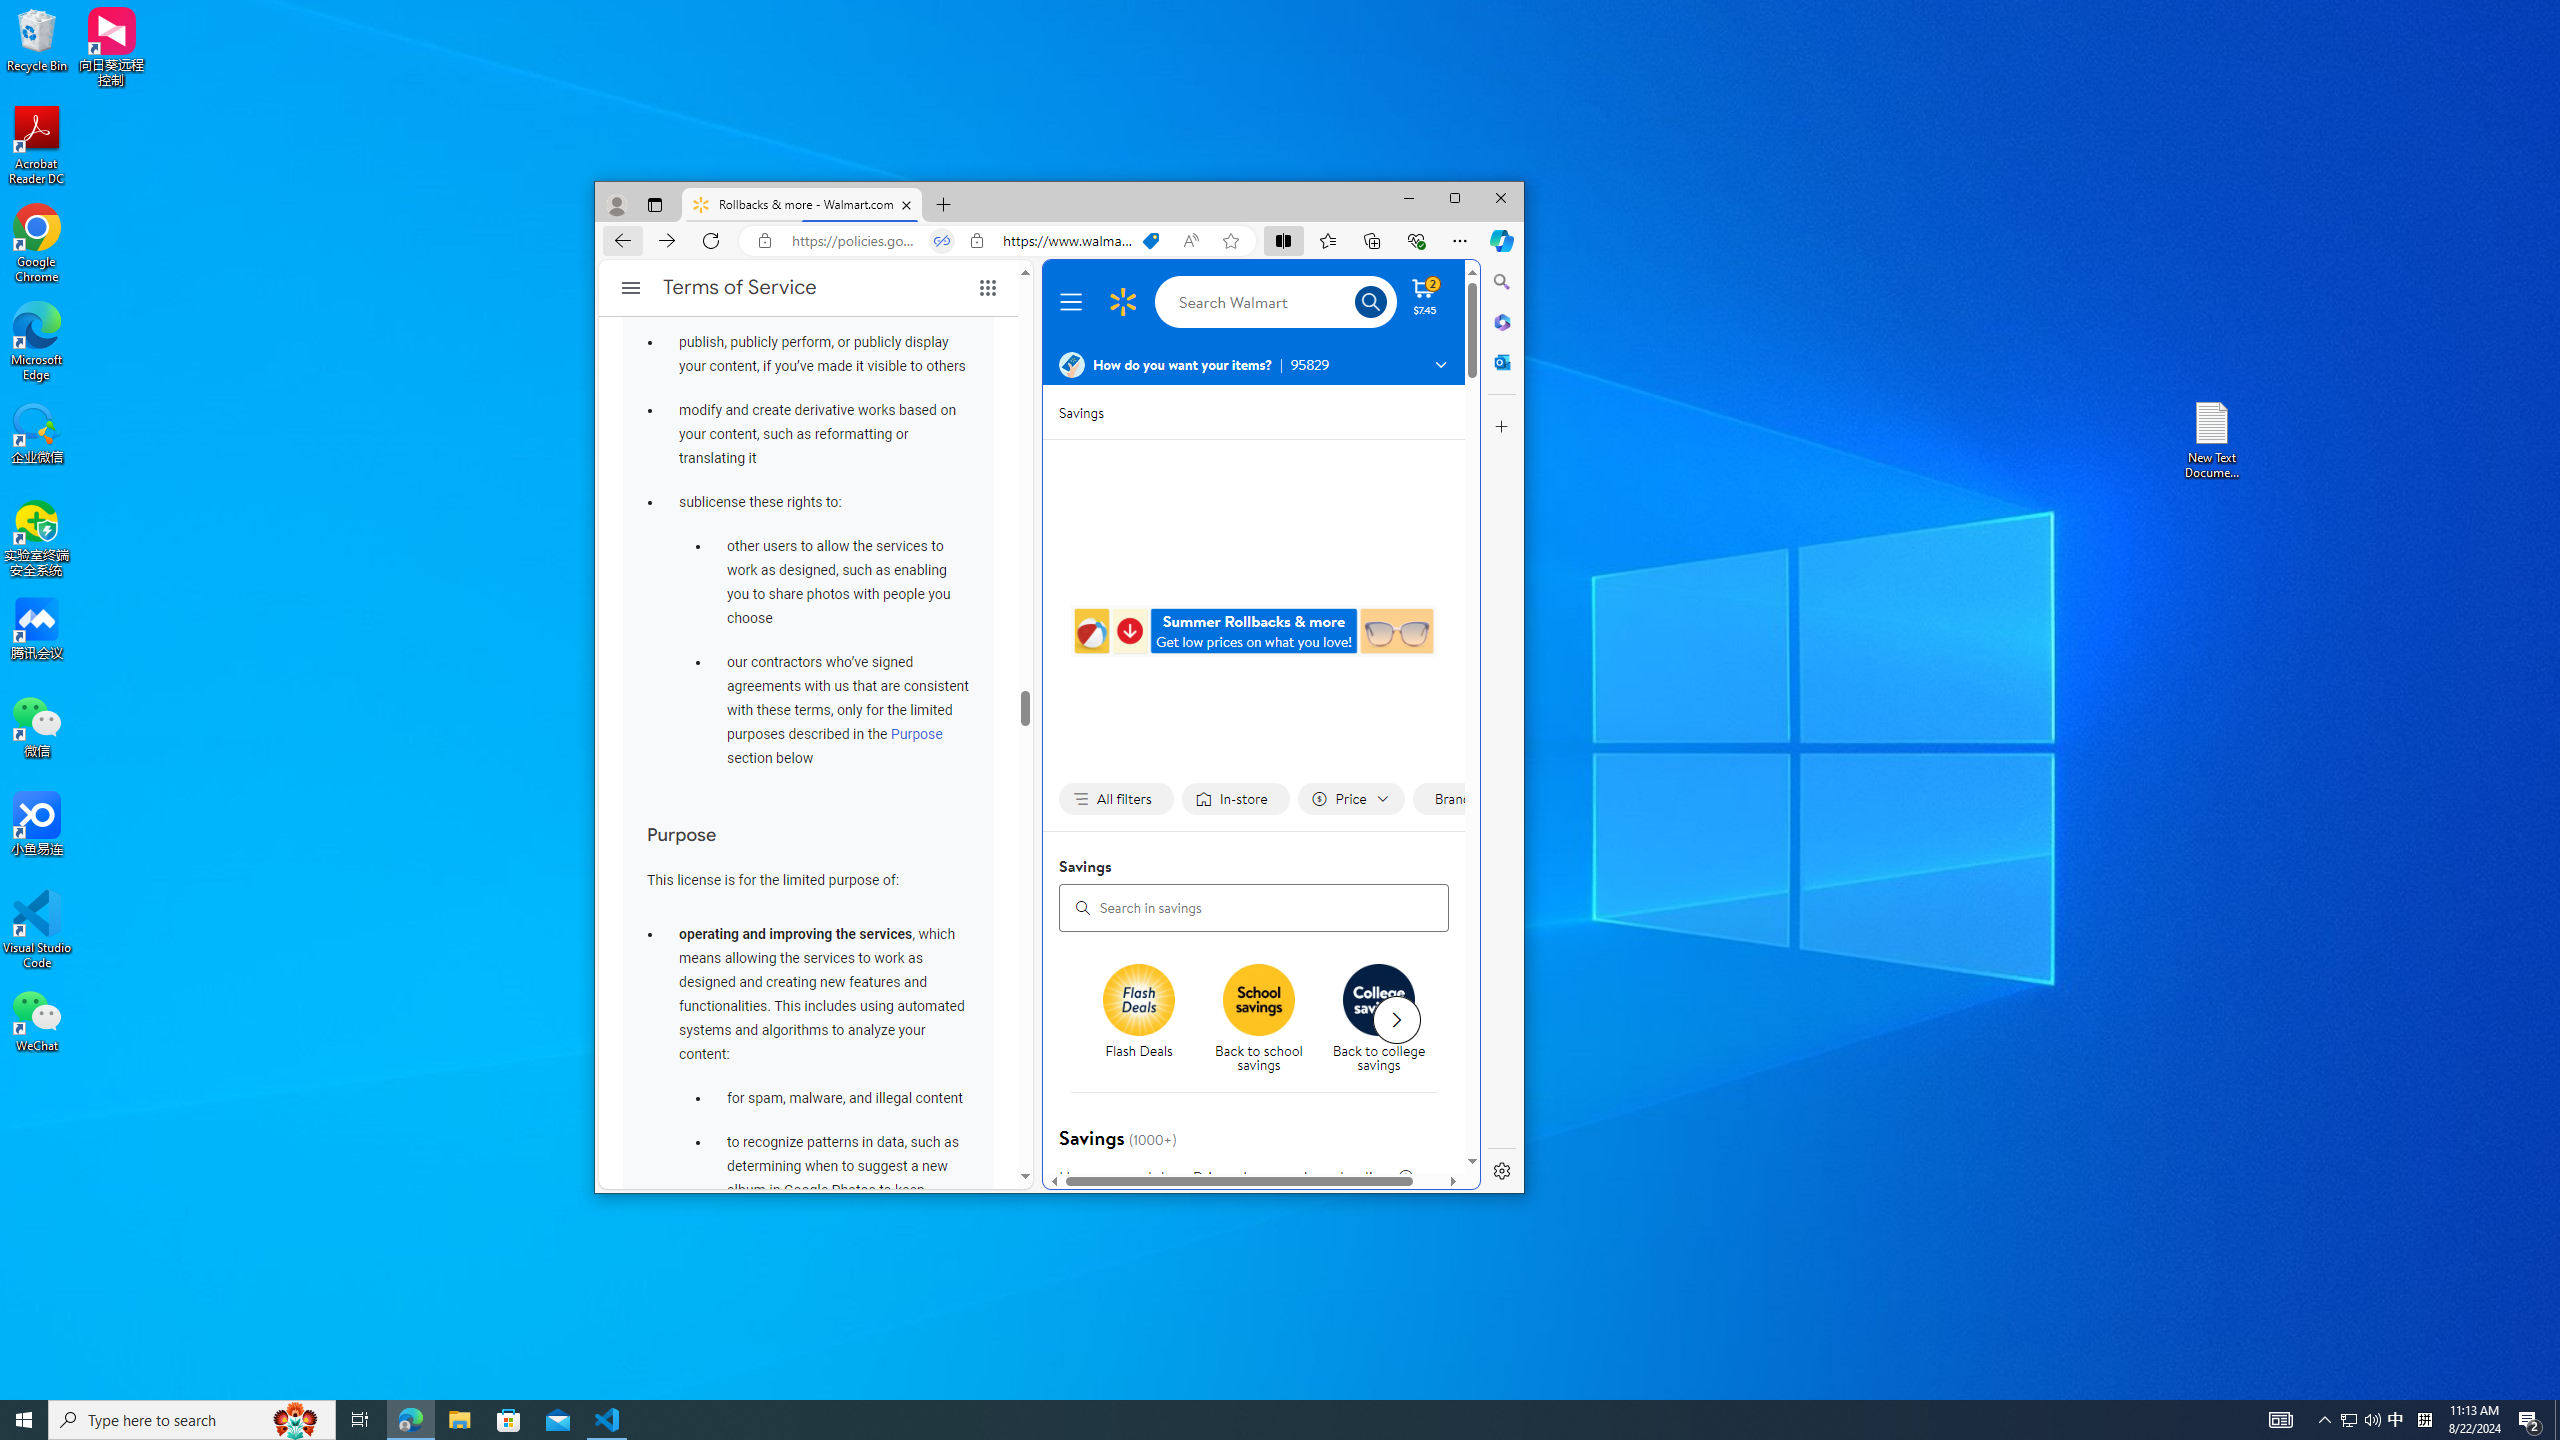 This screenshot has height=1440, width=2560. What do you see at coordinates (2279, 1418) in the screenshot?
I see `'AutomationID: 4105'` at bounding box center [2279, 1418].